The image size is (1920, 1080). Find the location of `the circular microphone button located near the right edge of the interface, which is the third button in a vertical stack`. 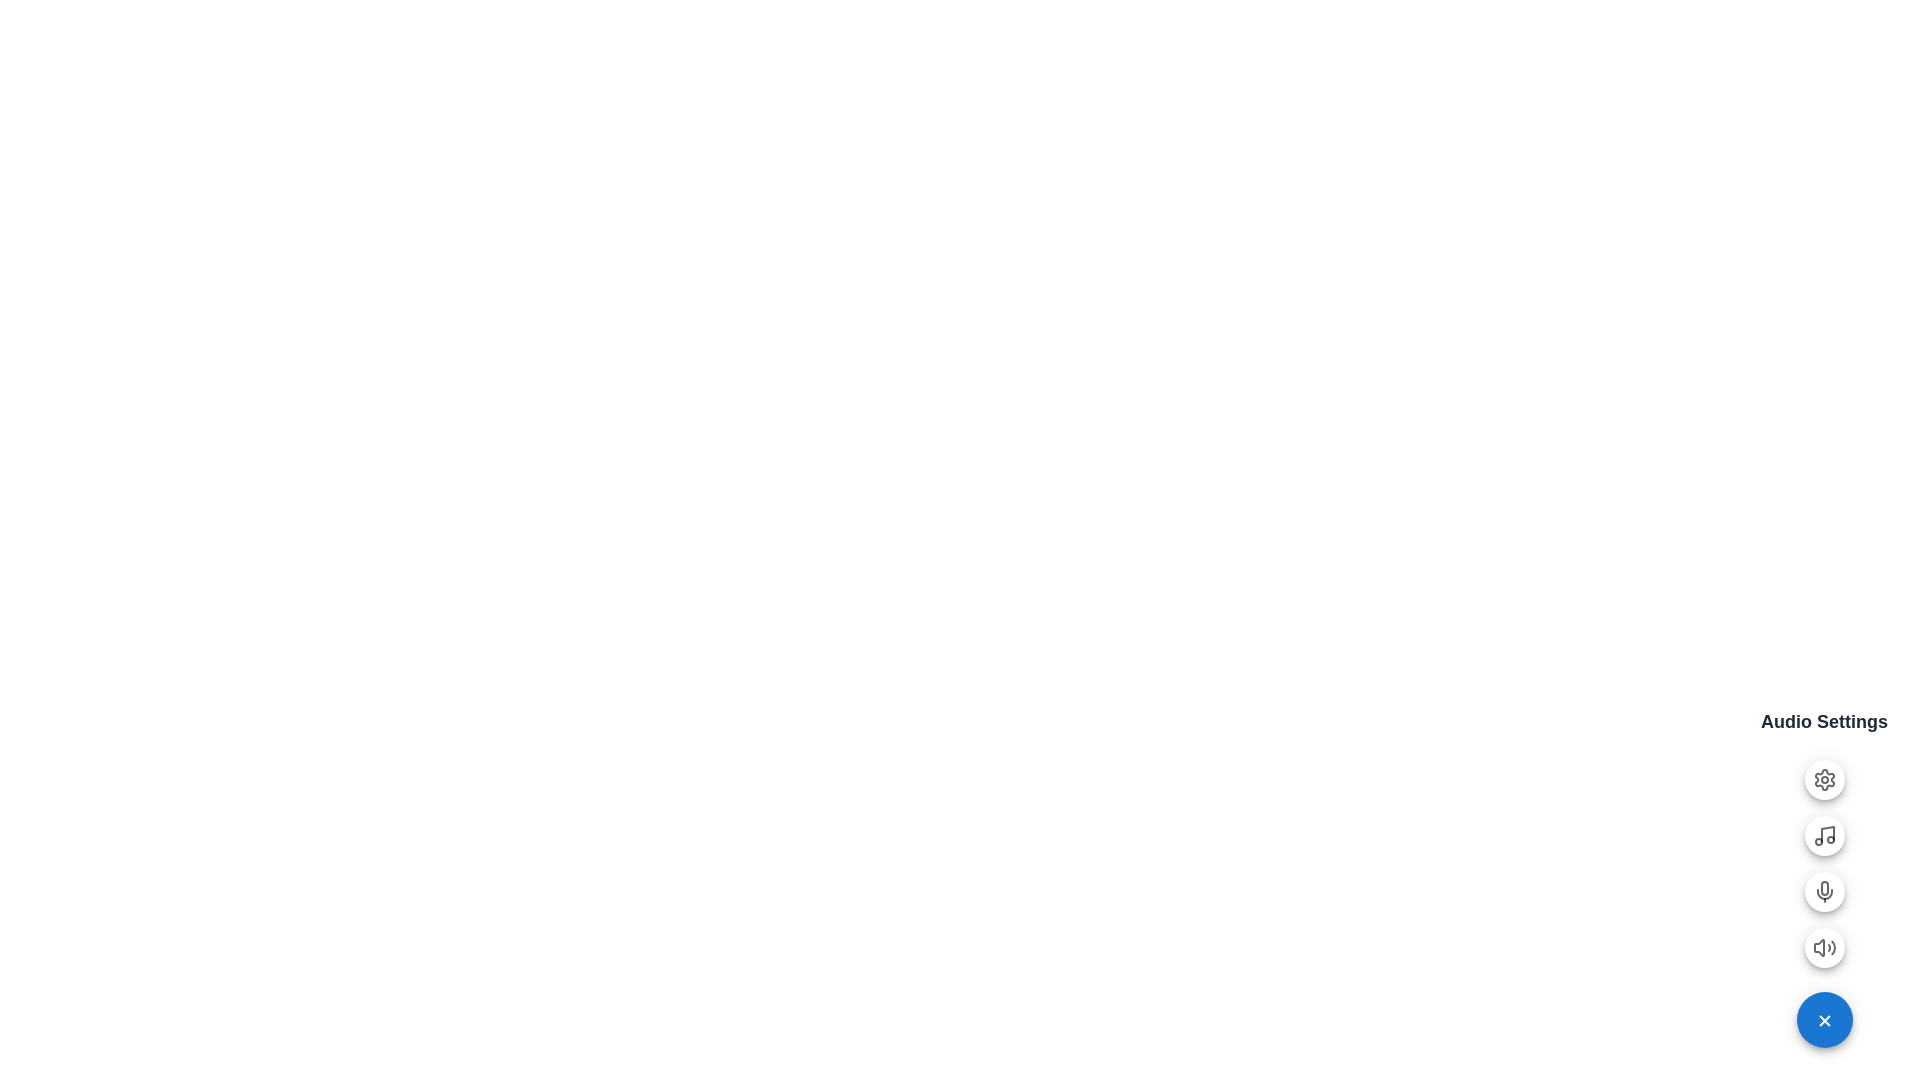

the circular microphone button located near the right edge of the interface, which is the third button in a vertical stack is located at coordinates (1824, 890).